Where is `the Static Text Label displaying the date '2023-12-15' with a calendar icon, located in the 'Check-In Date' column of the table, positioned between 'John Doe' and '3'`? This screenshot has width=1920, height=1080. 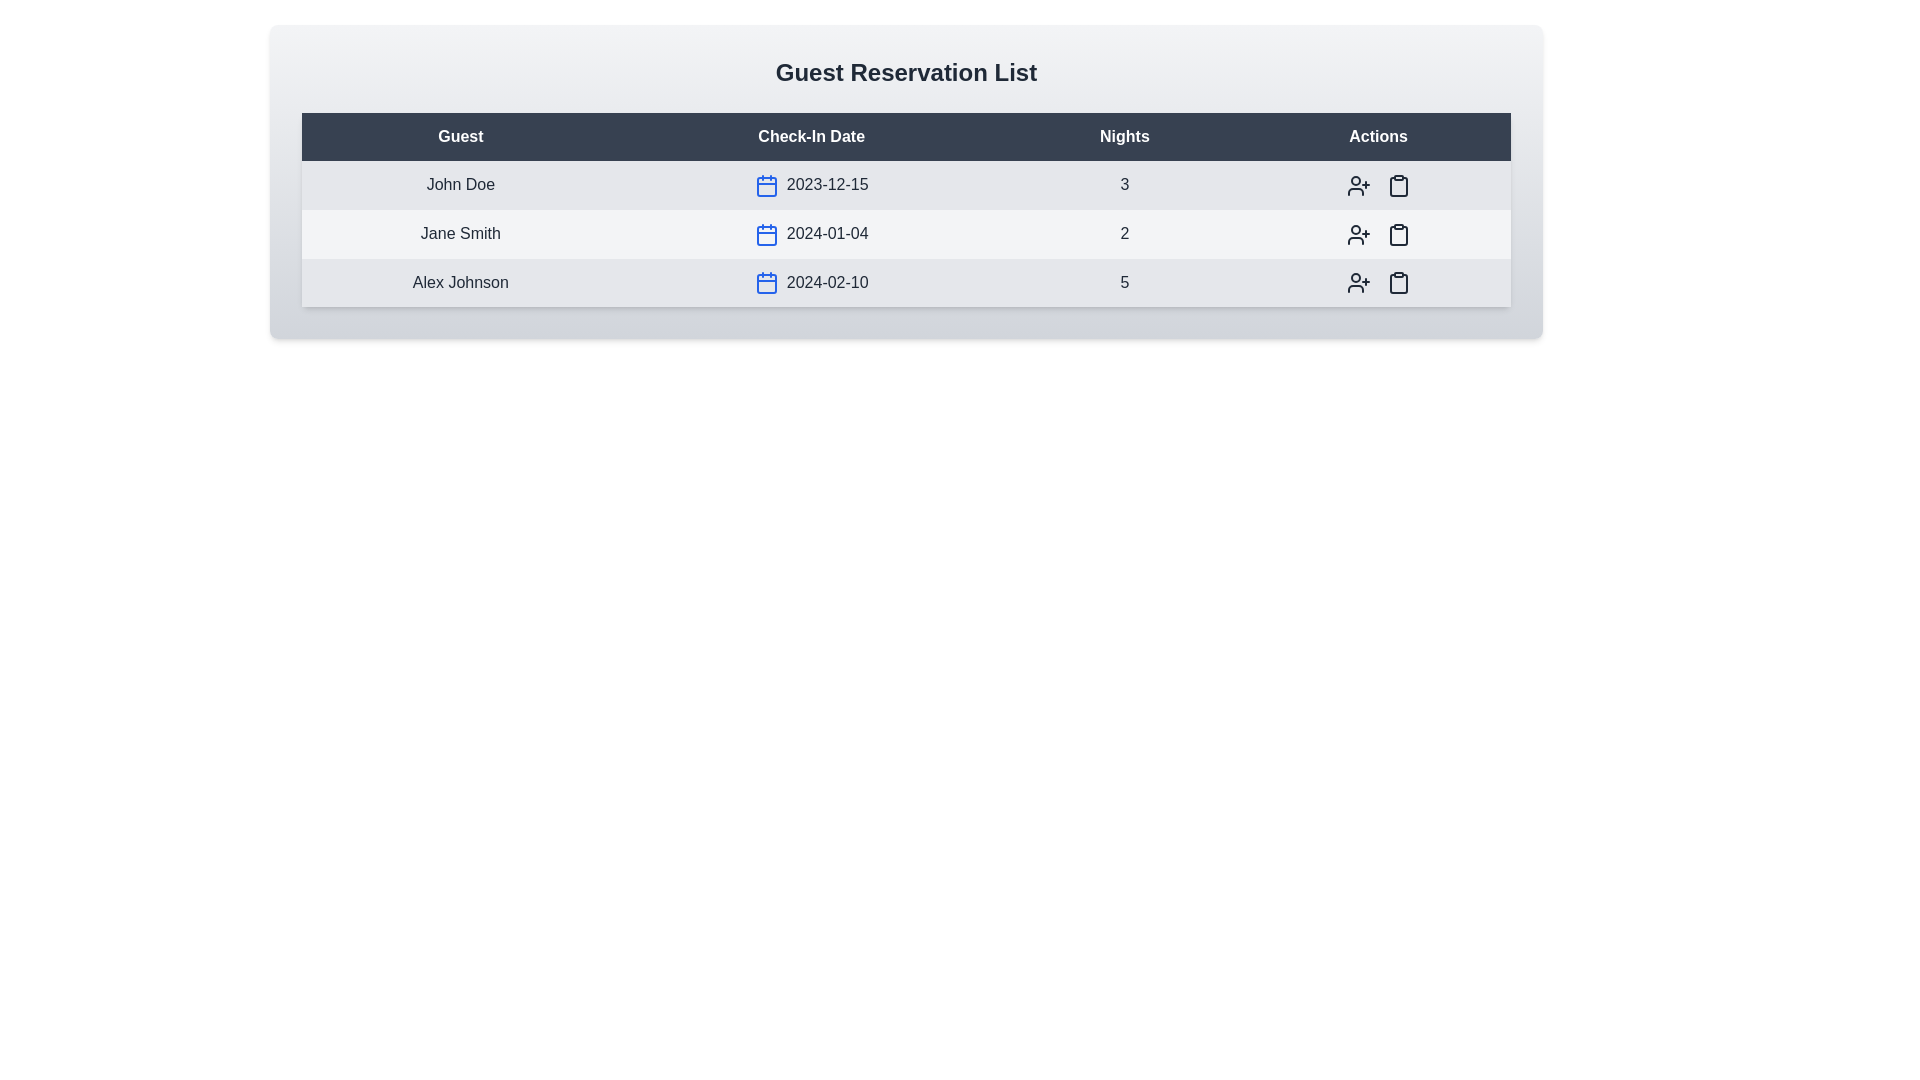 the Static Text Label displaying the date '2023-12-15' with a calendar icon, located in the 'Check-In Date' column of the table, positioned between 'John Doe' and '3' is located at coordinates (811, 185).